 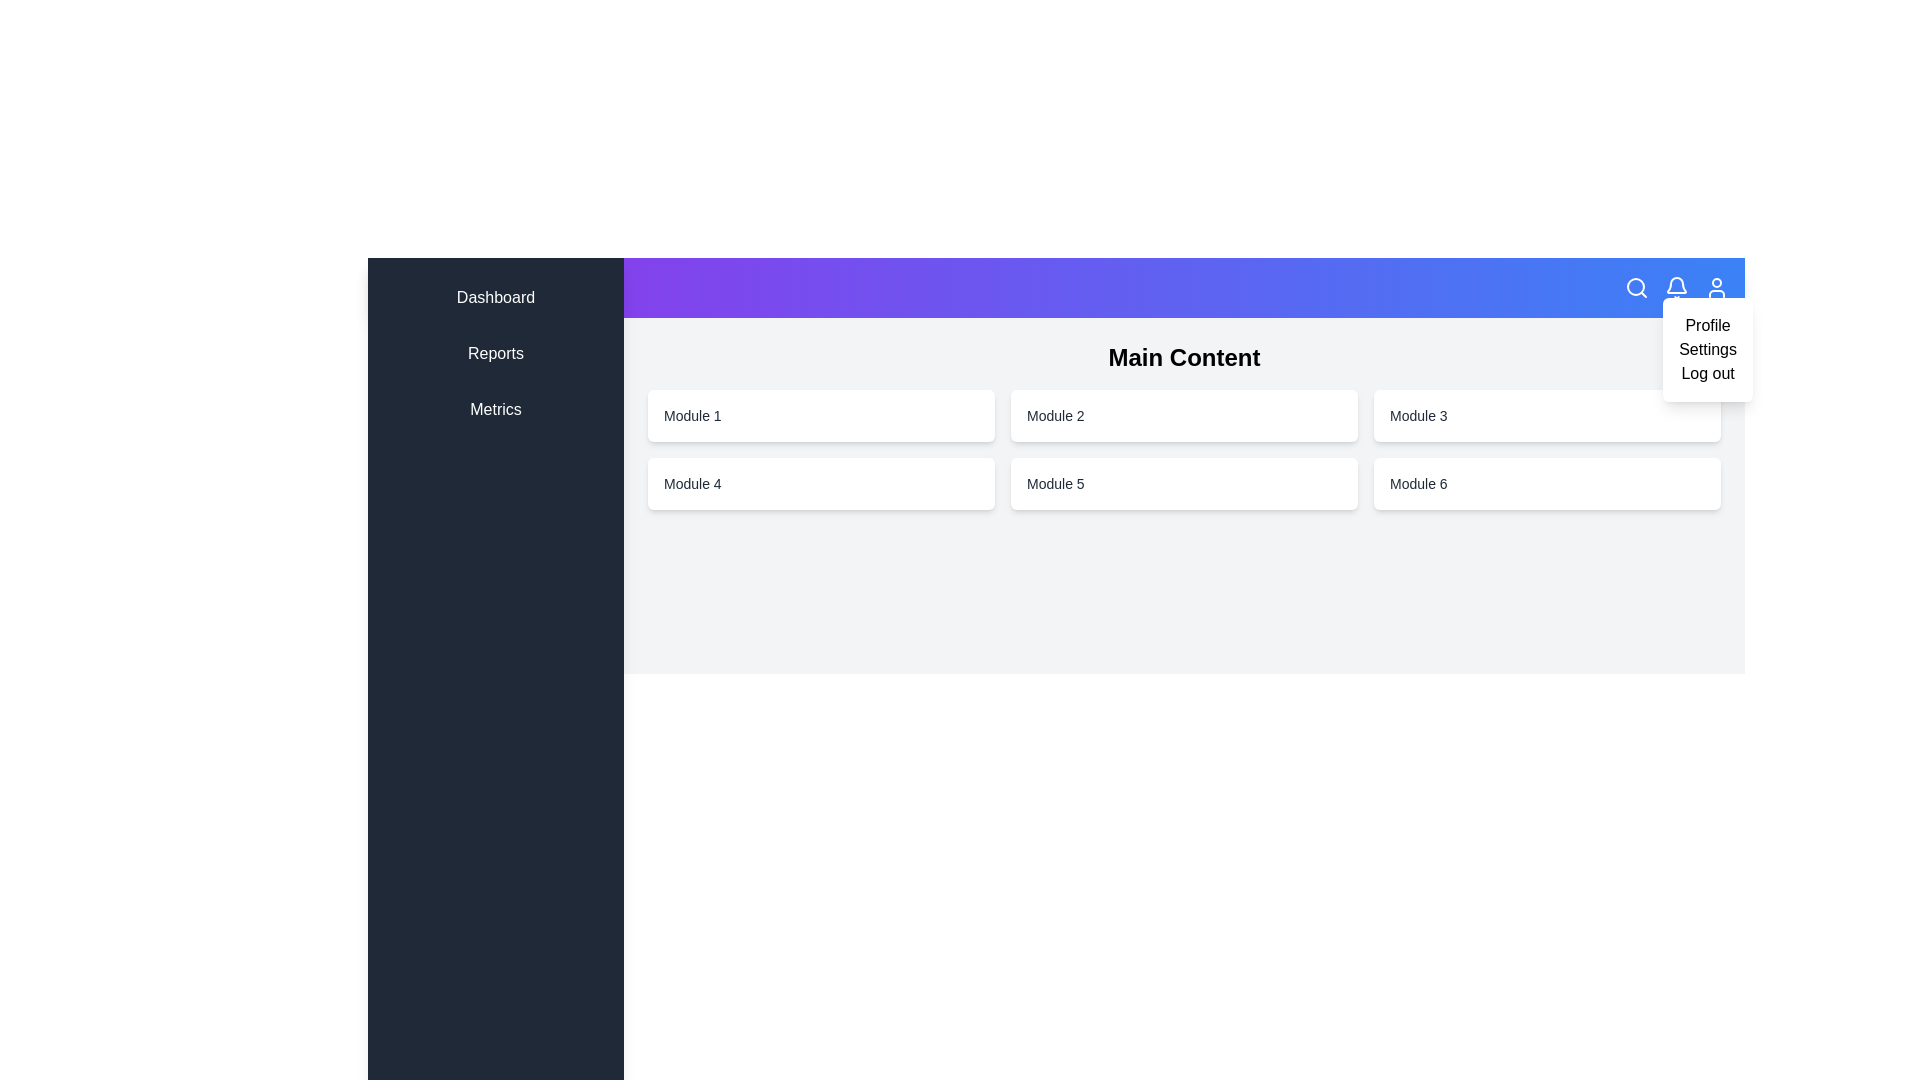 What do you see at coordinates (821, 483) in the screenshot?
I see `the 'Module 4' card located in the second row and first column of the grid layout` at bounding box center [821, 483].